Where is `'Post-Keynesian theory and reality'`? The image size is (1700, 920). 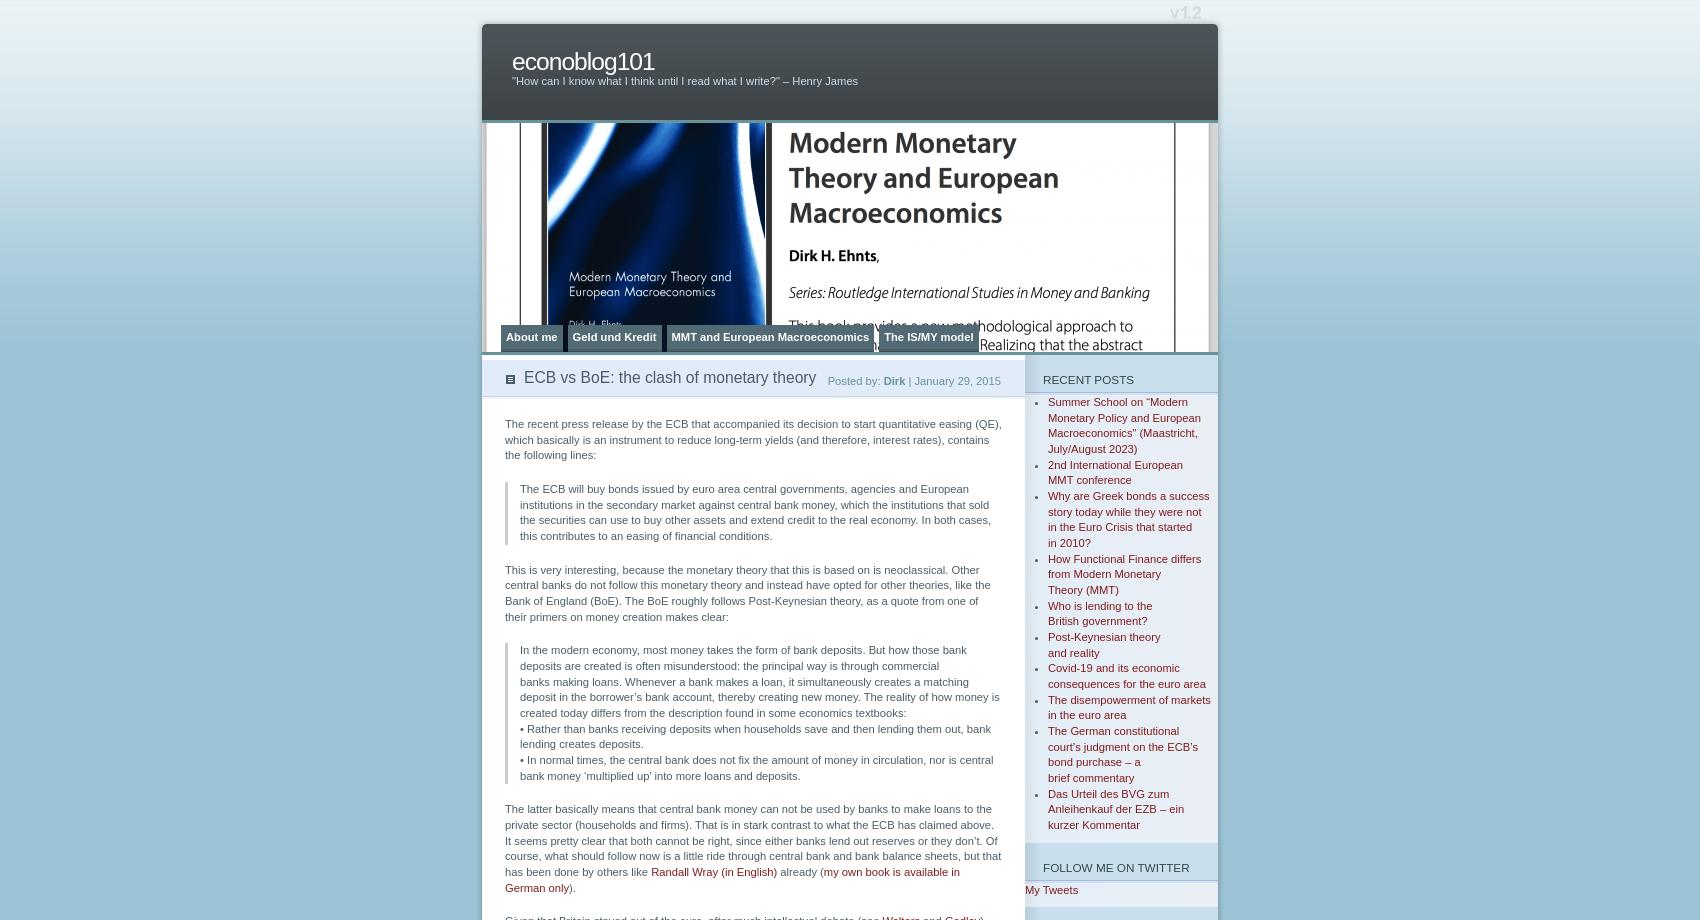 'Post-Keynesian theory and reality' is located at coordinates (1103, 643).